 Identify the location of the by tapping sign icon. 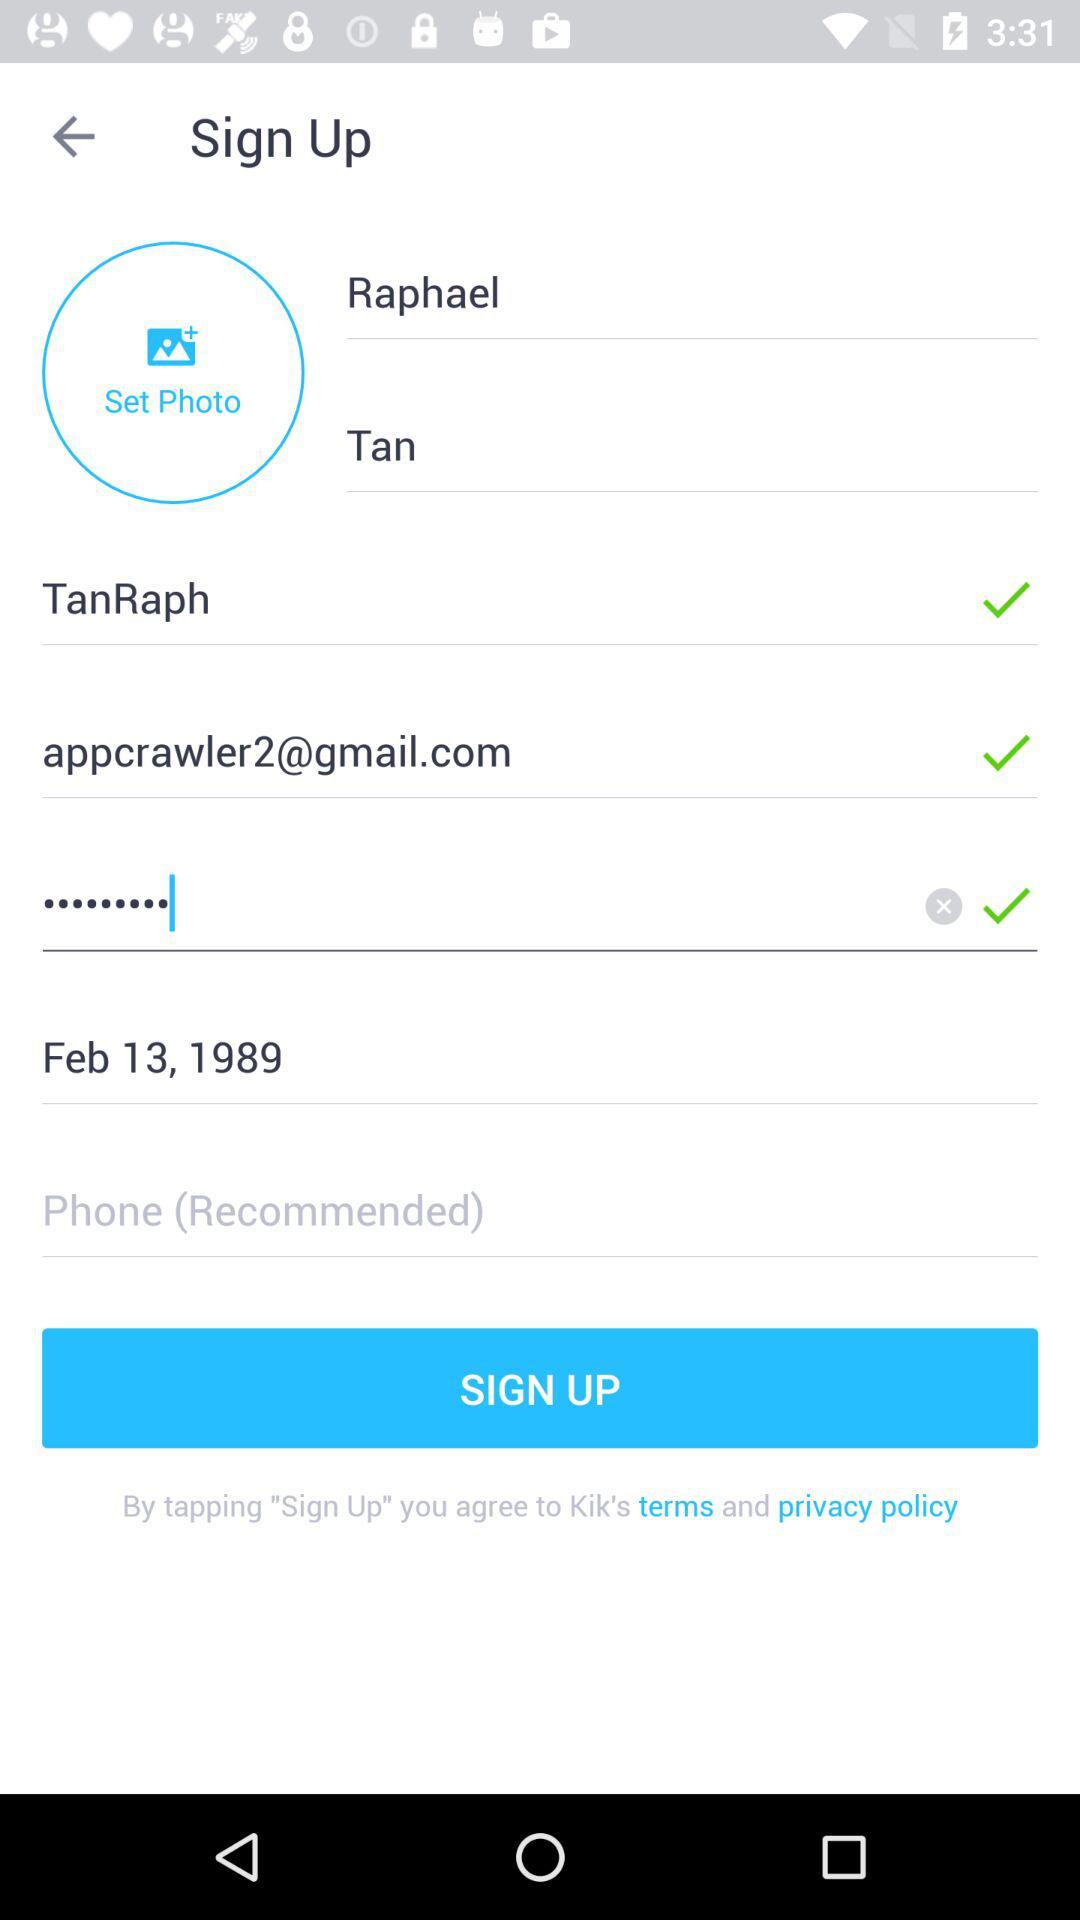
(540, 1520).